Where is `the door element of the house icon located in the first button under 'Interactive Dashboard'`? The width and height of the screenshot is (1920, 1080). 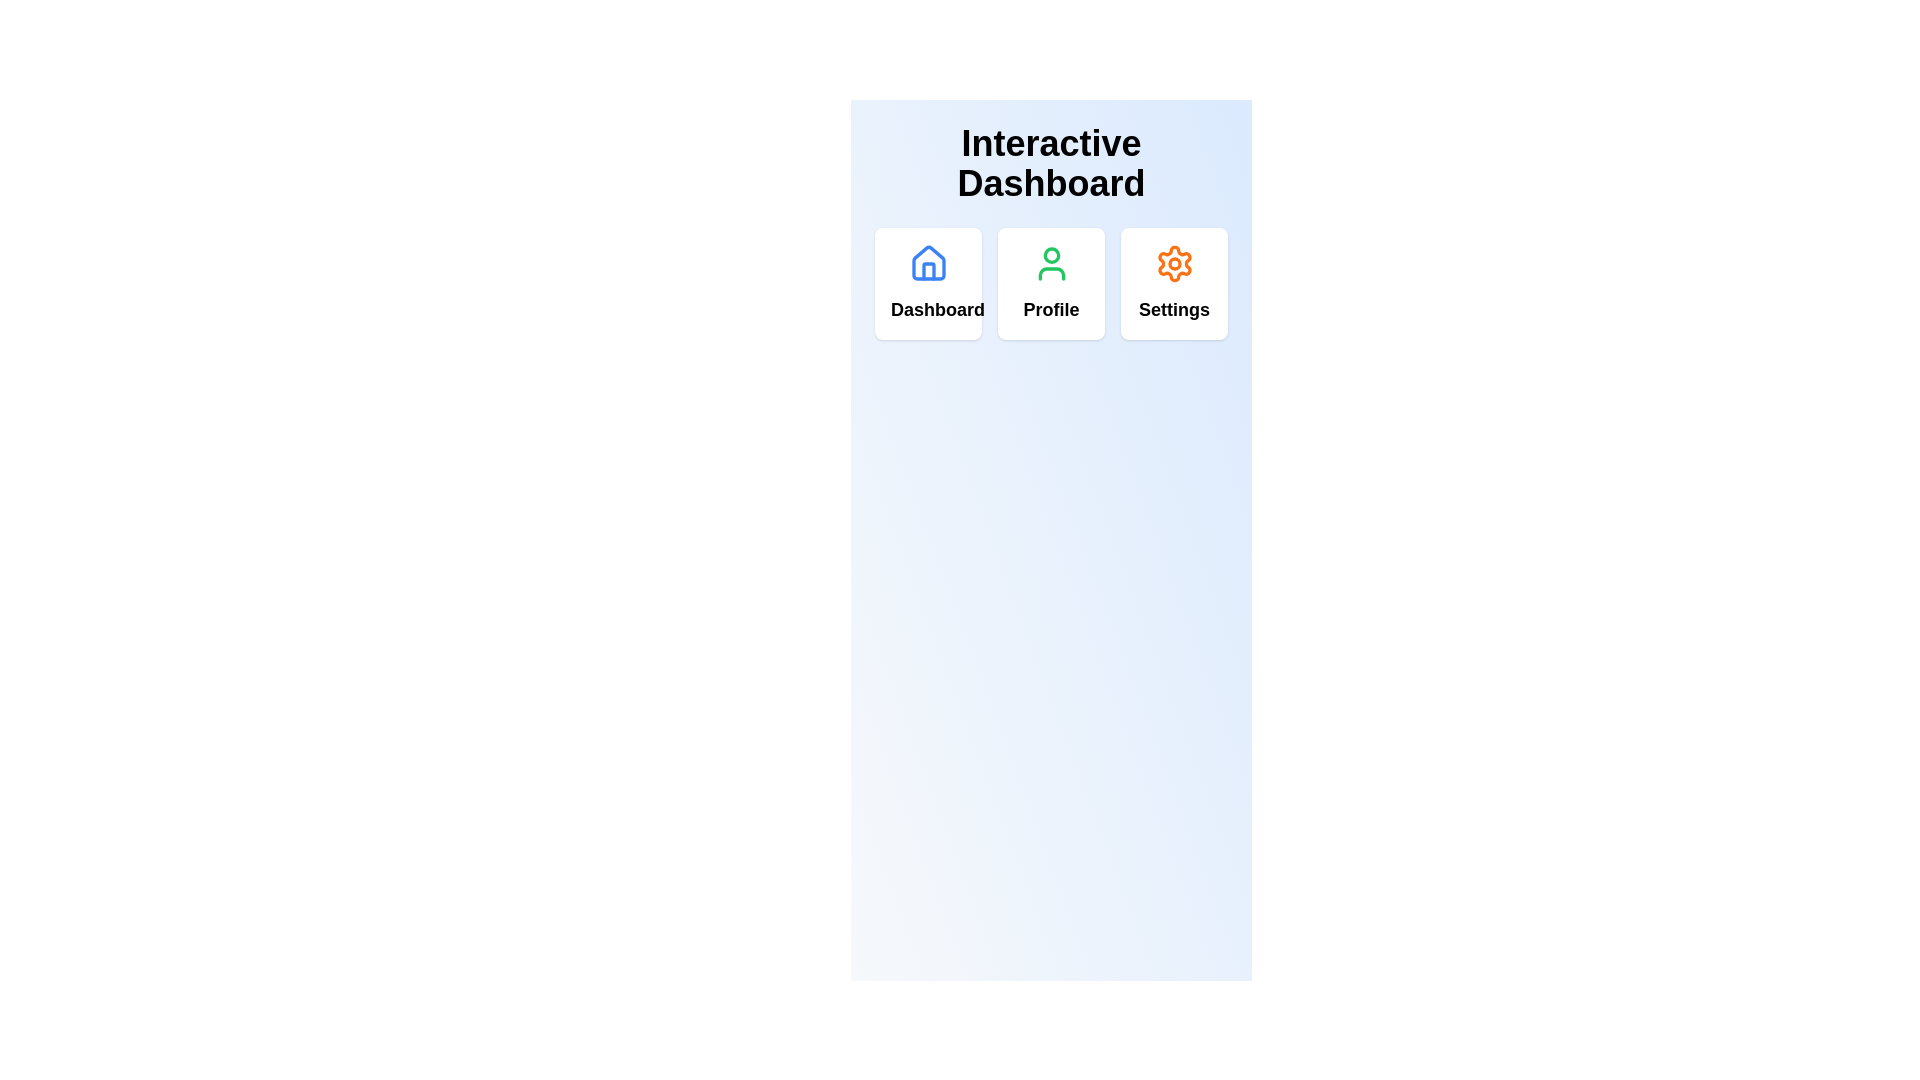
the door element of the house icon located in the first button under 'Interactive Dashboard' is located at coordinates (927, 271).